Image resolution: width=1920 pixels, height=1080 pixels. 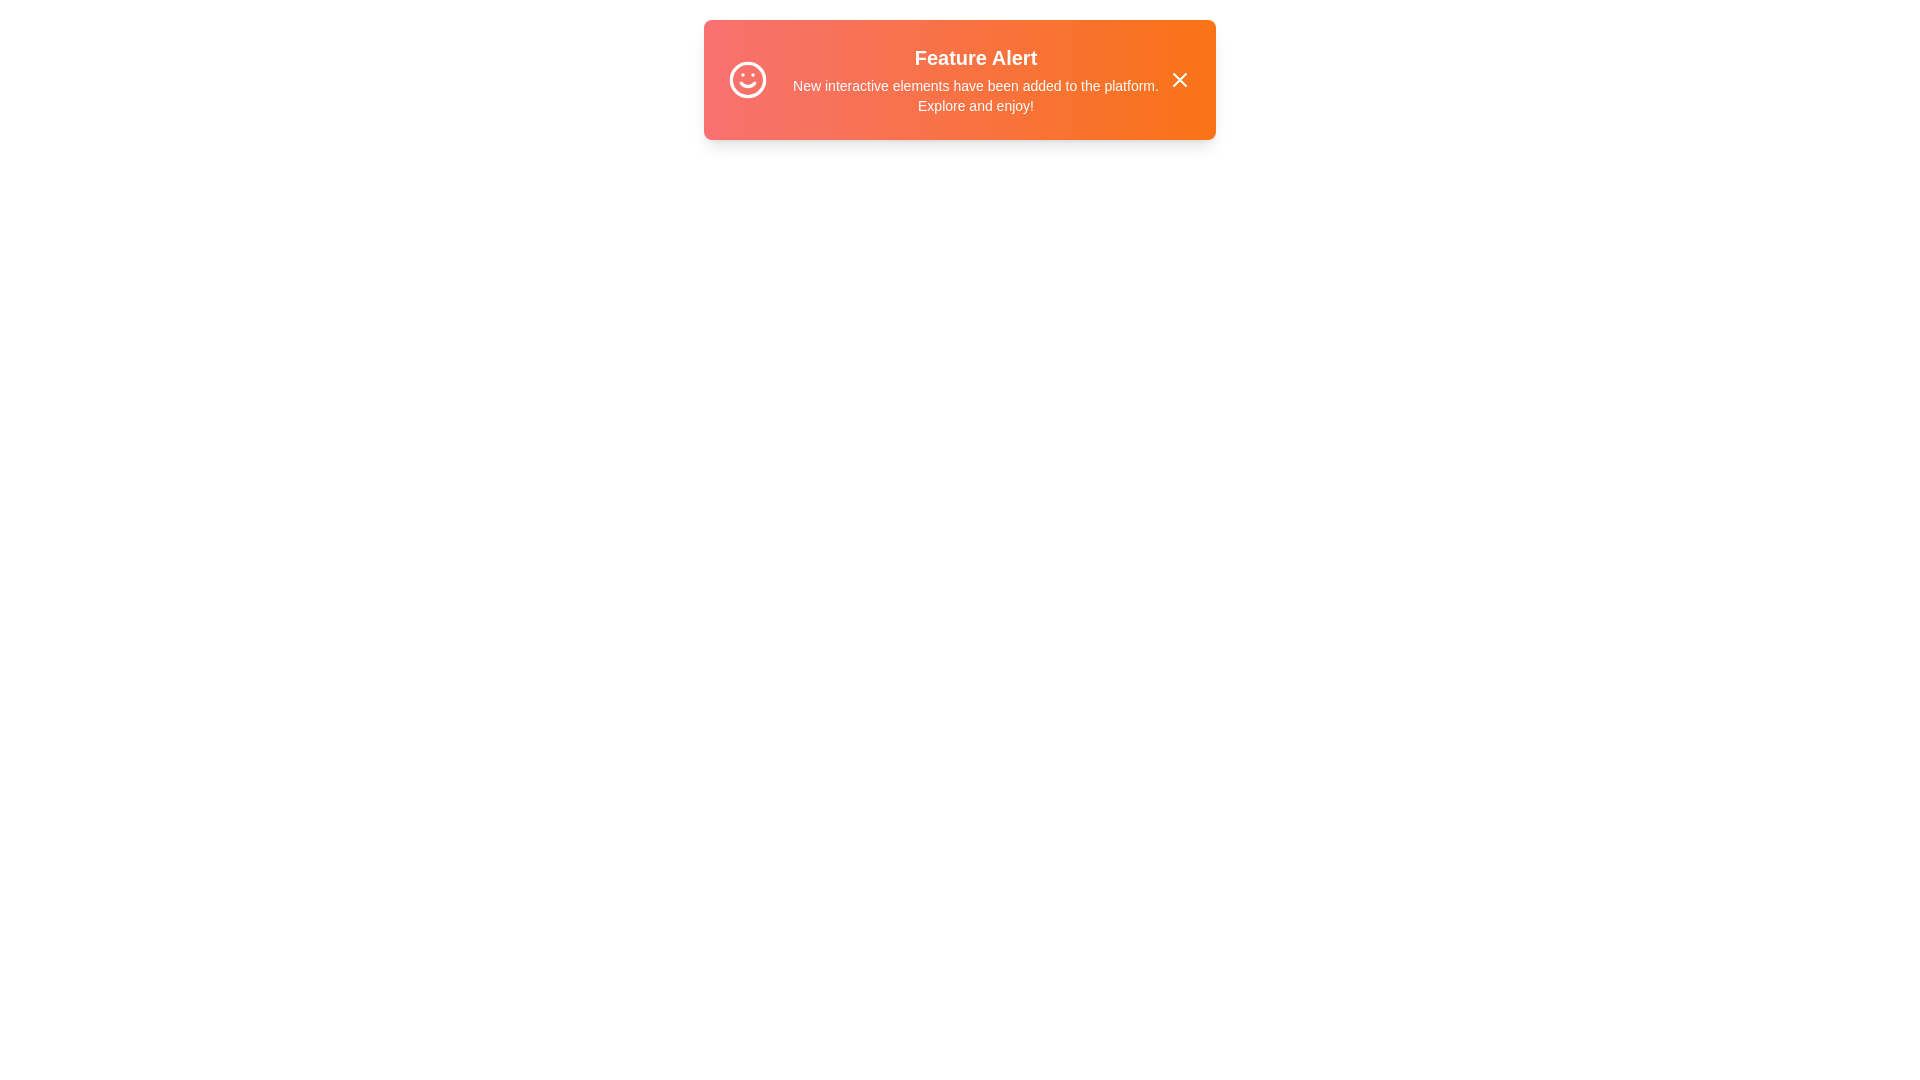 What do you see at coordinates (747, 79) in the screenshot?
I see `the icon next to the text in the snackbar` at bounding box center [747, 79].